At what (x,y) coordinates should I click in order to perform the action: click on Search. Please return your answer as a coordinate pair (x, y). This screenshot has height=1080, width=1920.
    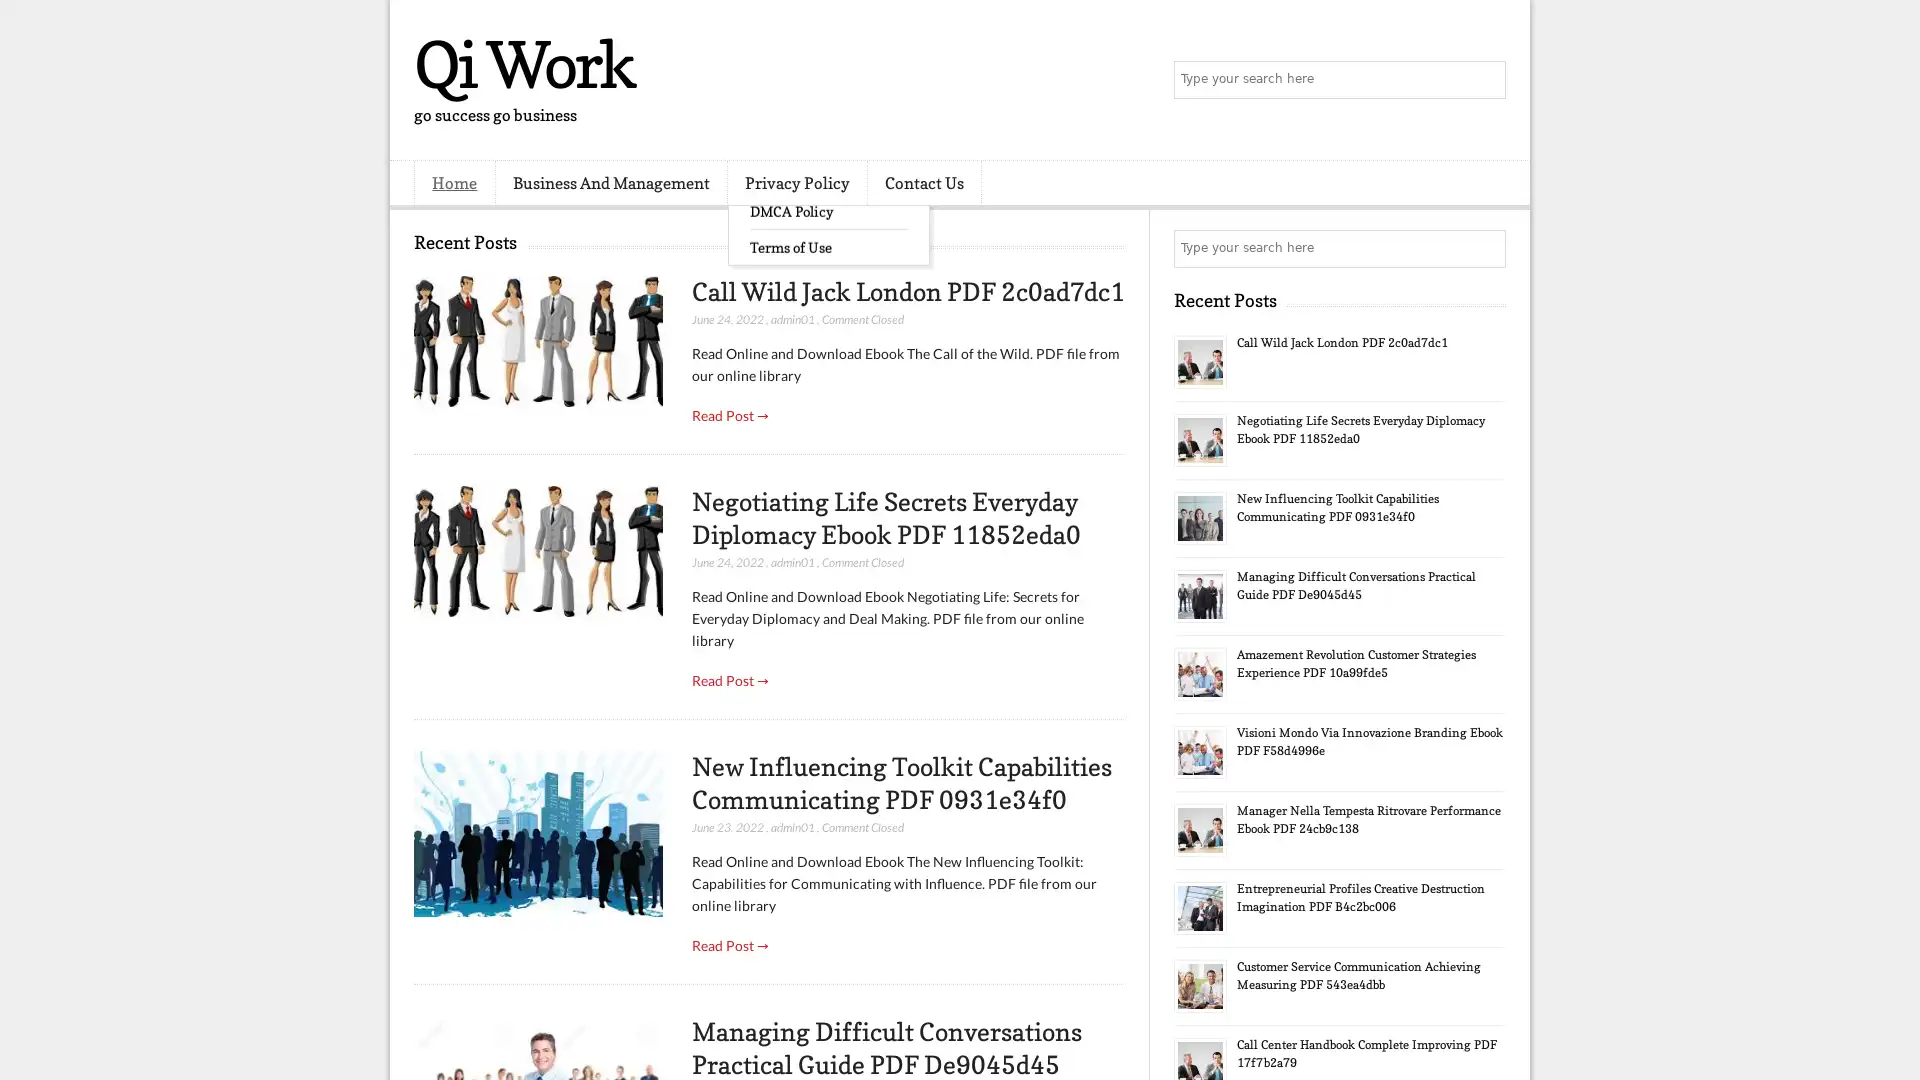
    Looking at the image, I should click on (1485, 80).